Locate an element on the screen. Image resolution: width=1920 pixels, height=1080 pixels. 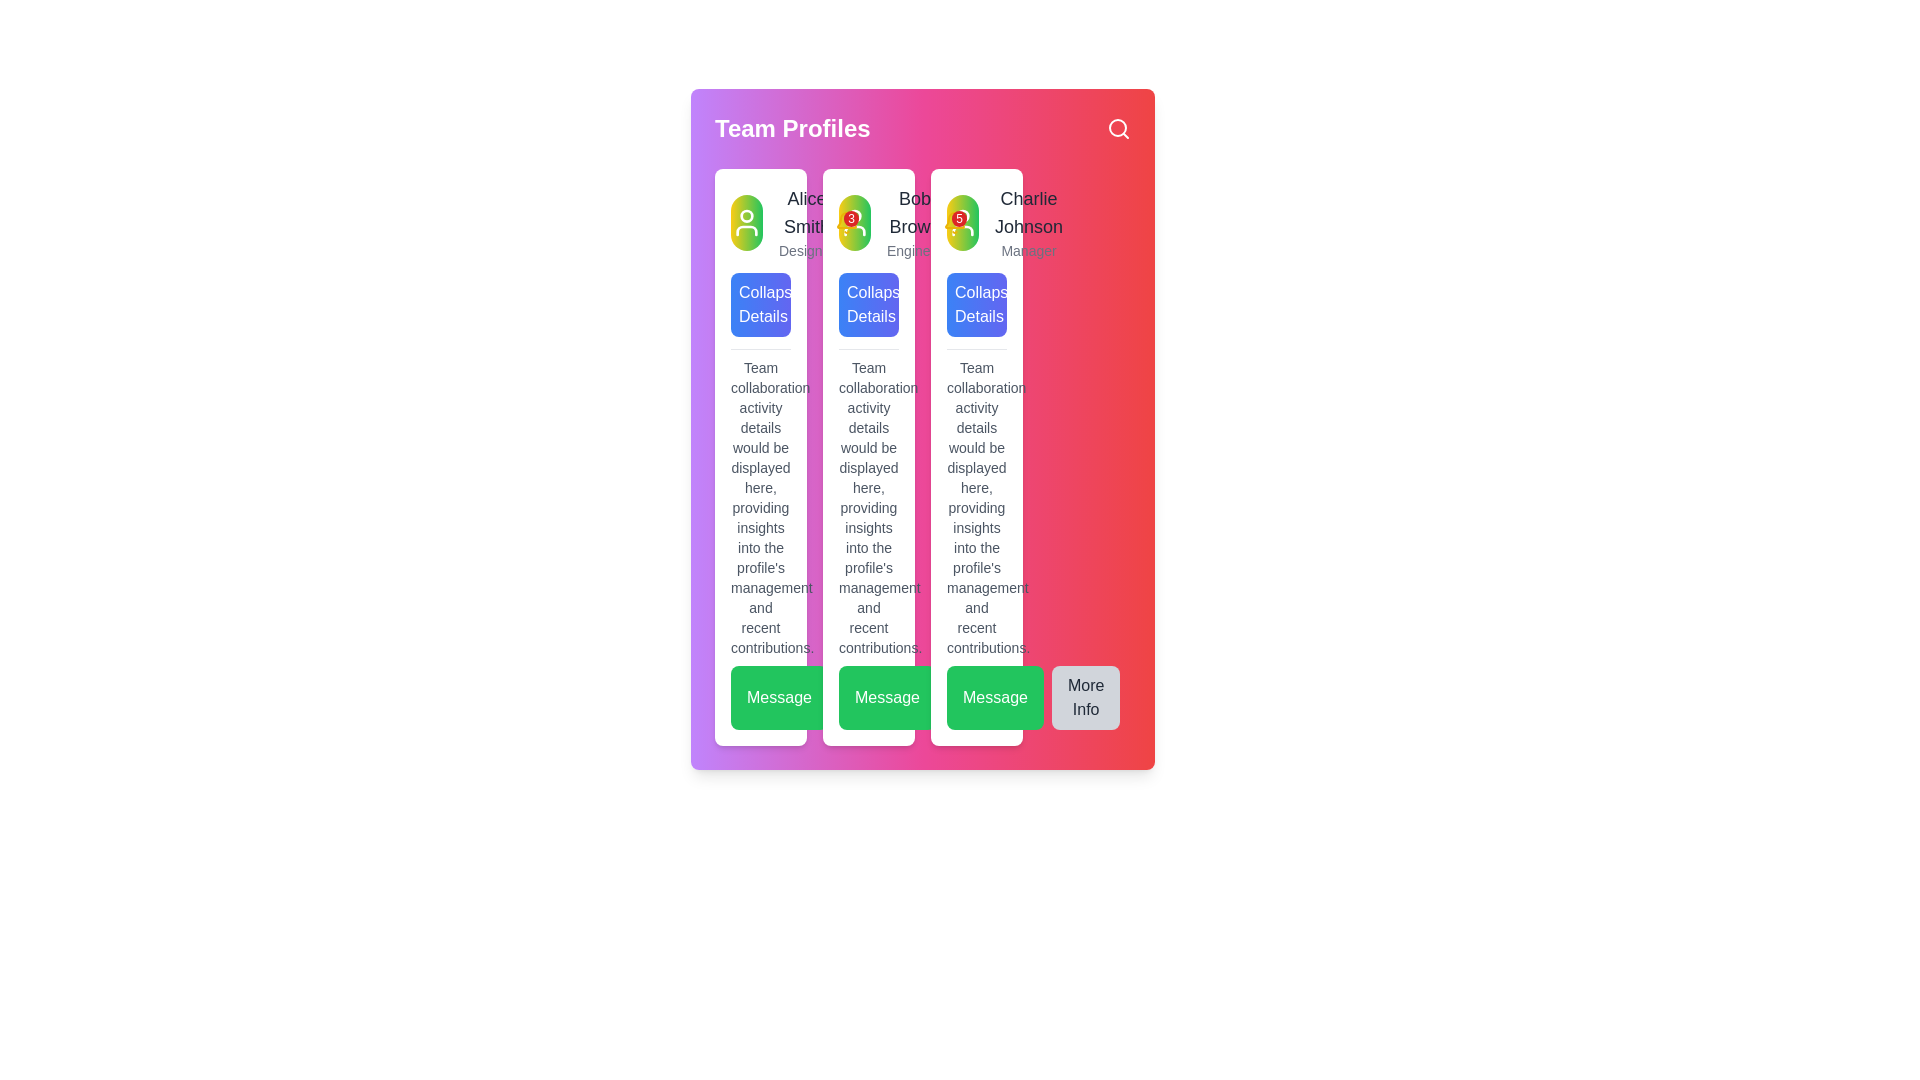
the circular avatar with a gradient background, featuring a white outline of a user's bust, located in the first profile card above the name 'Alice Smith' is located at coordinates (746, 223).